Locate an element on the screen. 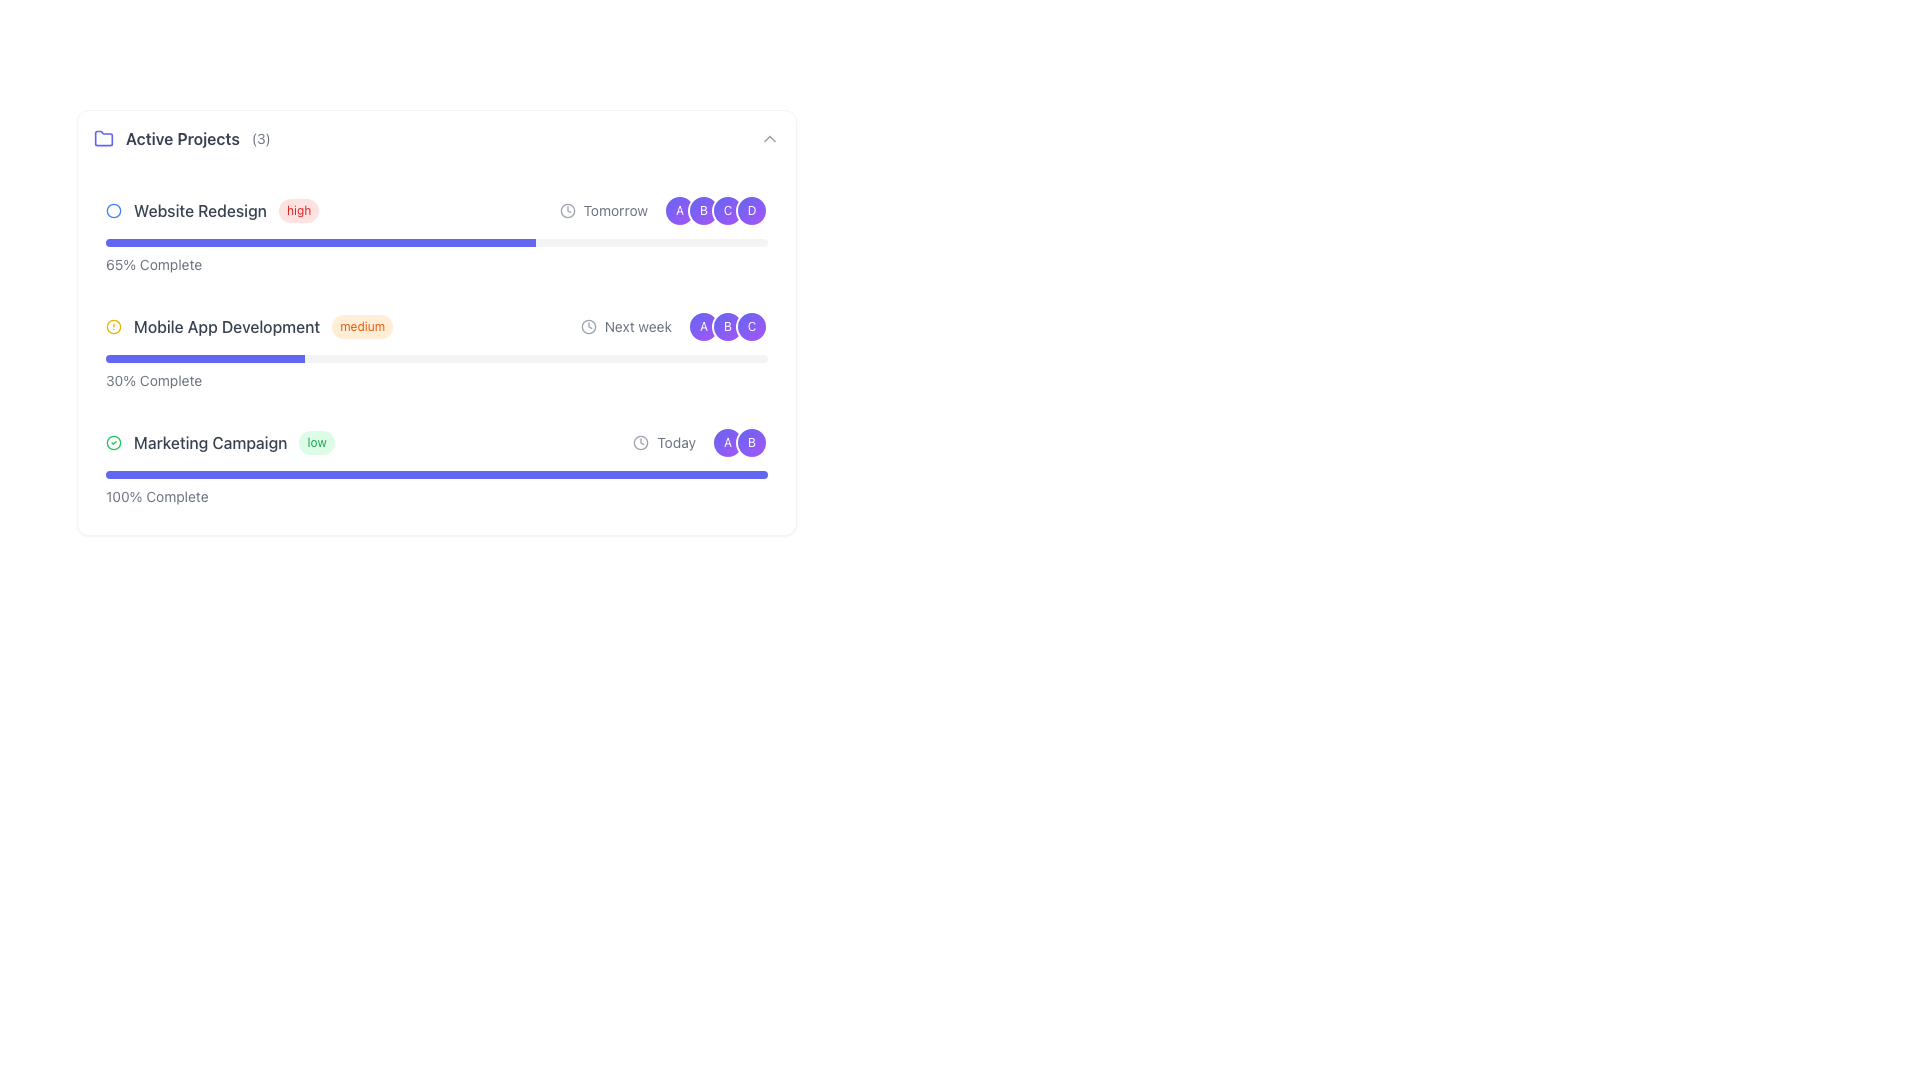 The width and height of the screenshot is (1920, 1080). the text button labeled 'high' which is a small rounded rectangle in light red color, positioned next to 'Website Redesign', to associate the priority with the corresponding task is located at coordinates (298, 211).